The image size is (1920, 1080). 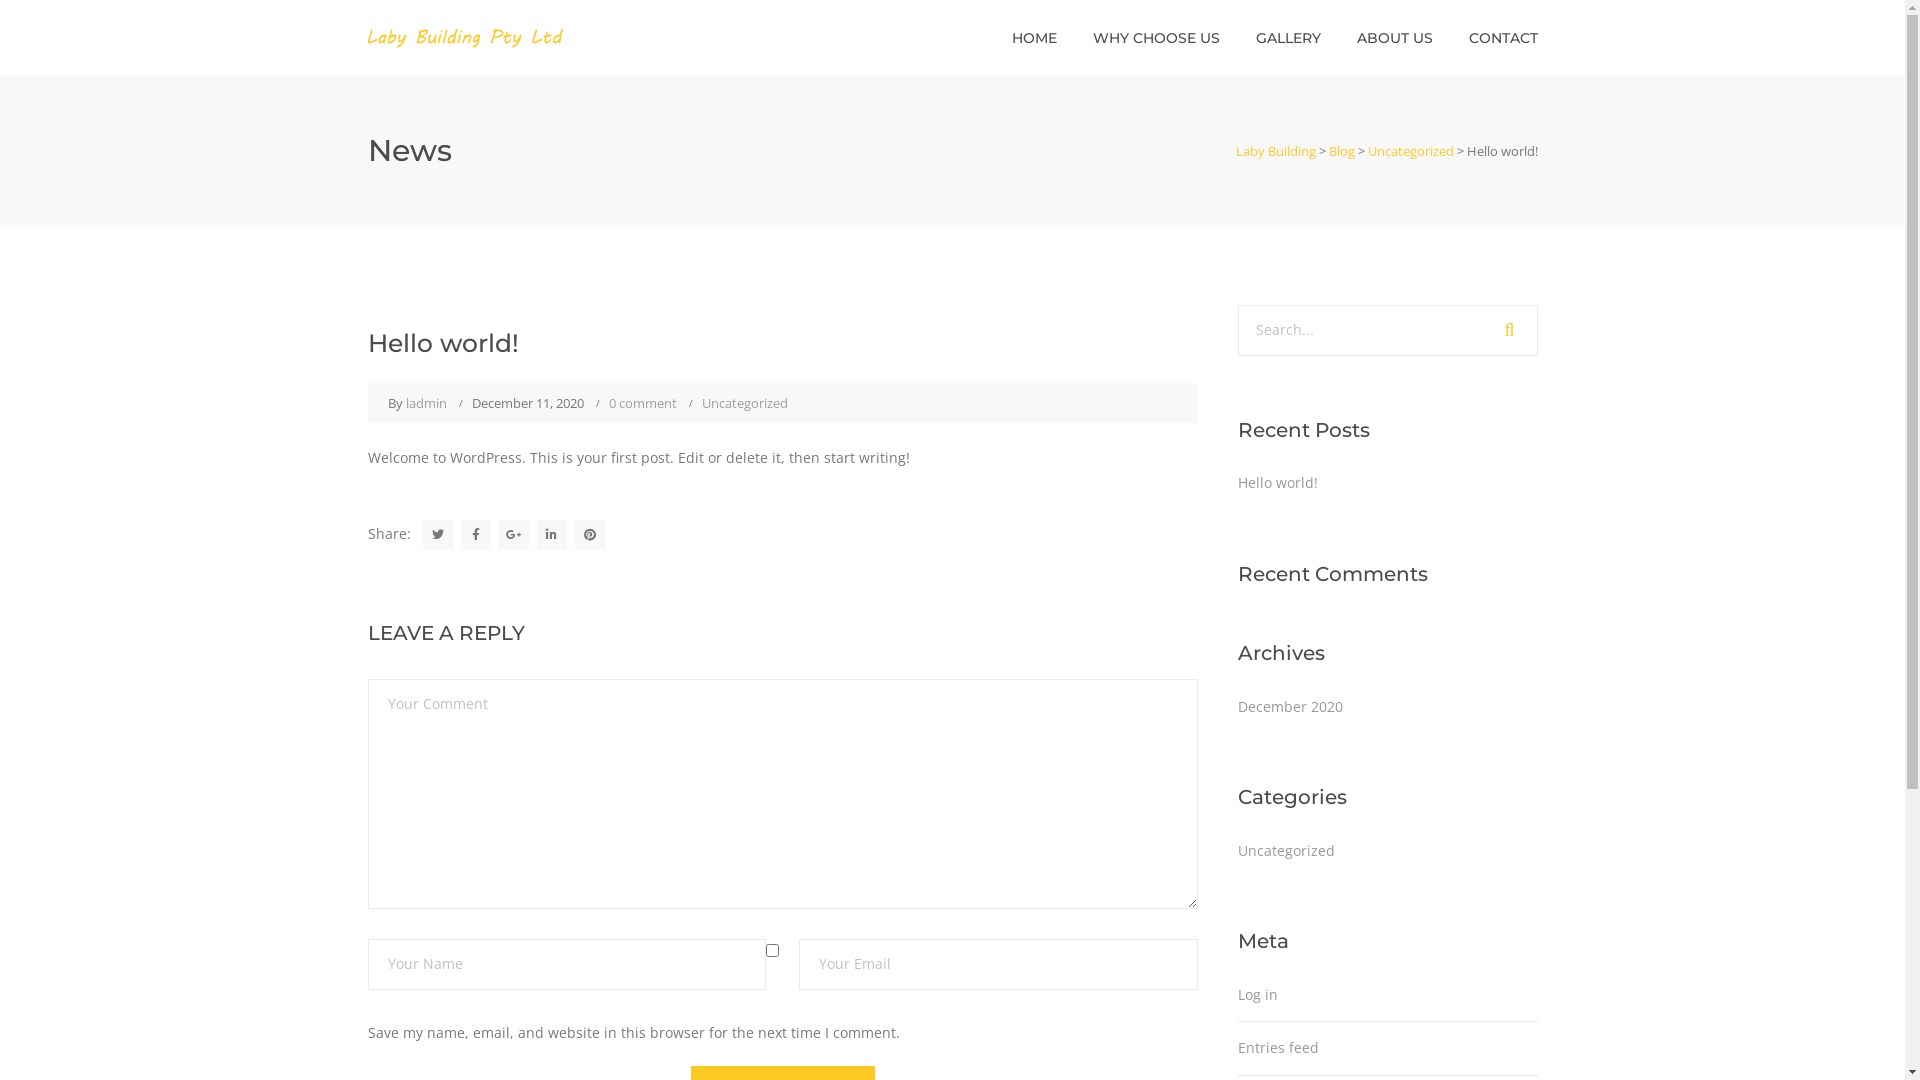 What do you see at coordinates (1290, 705) in the screenshot?
I see `'December 2020'` at bounding box center [1290, 705].